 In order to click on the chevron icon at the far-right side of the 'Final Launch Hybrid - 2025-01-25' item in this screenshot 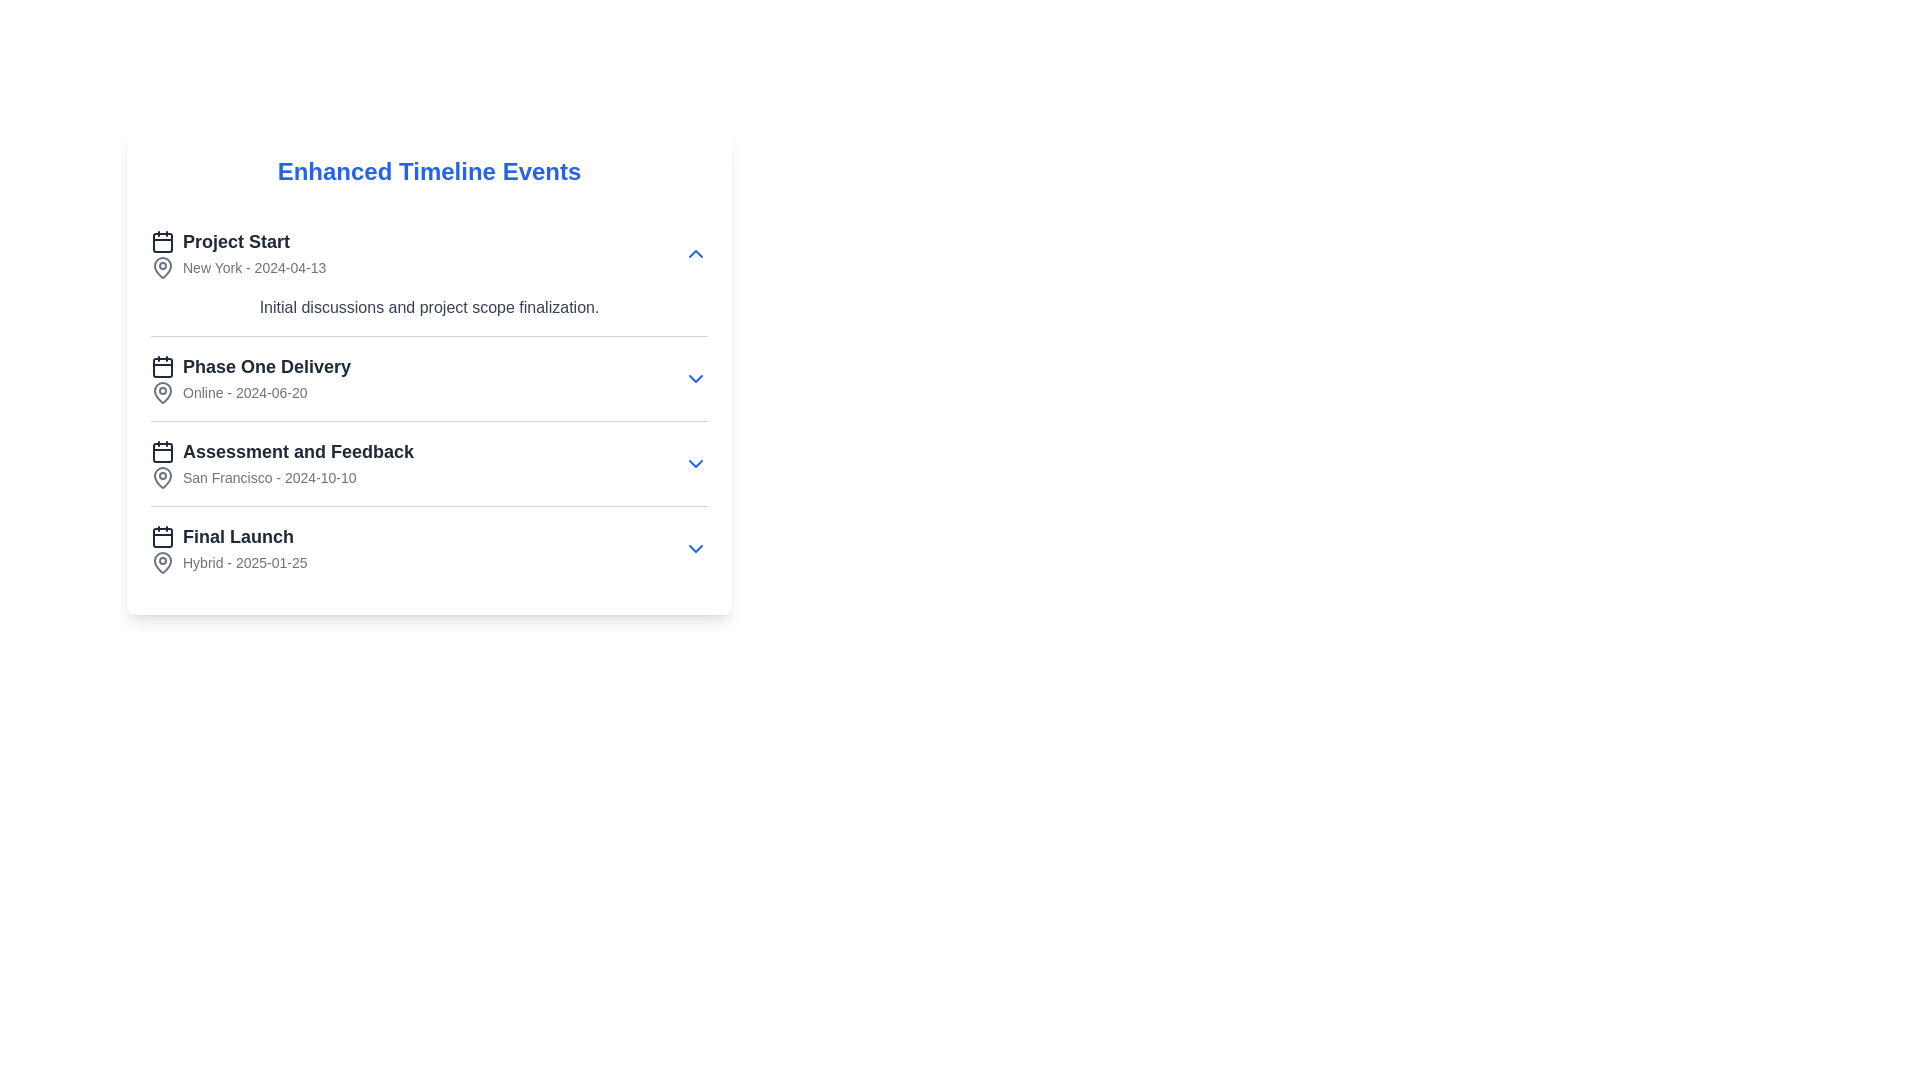, I will do `click(696, 548)`.